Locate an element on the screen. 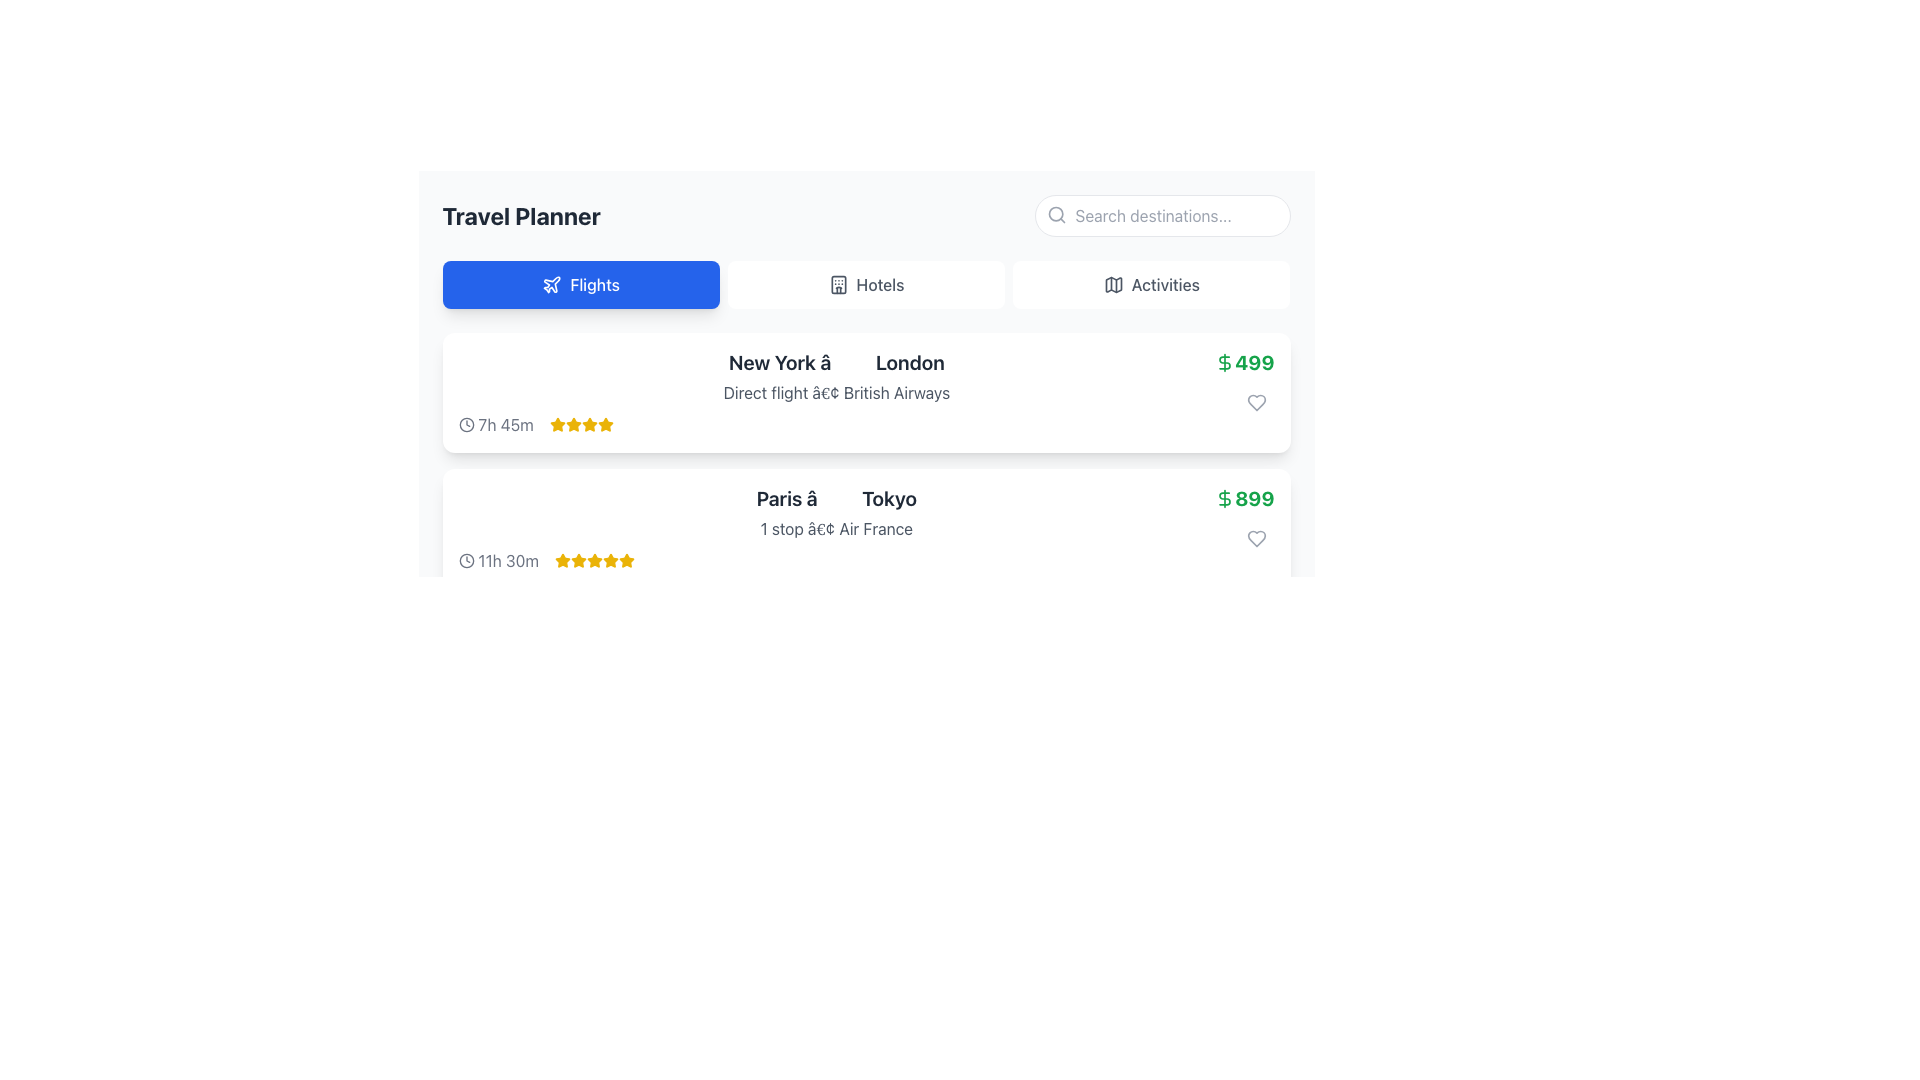 This screenshot has width=1920, height=1080. the flight duration icon to the left of the text '11h 30m' for the second flight option from 'Paris to Tokyo' in the 'Time and Rating' section is located at coordinates (465, 560).